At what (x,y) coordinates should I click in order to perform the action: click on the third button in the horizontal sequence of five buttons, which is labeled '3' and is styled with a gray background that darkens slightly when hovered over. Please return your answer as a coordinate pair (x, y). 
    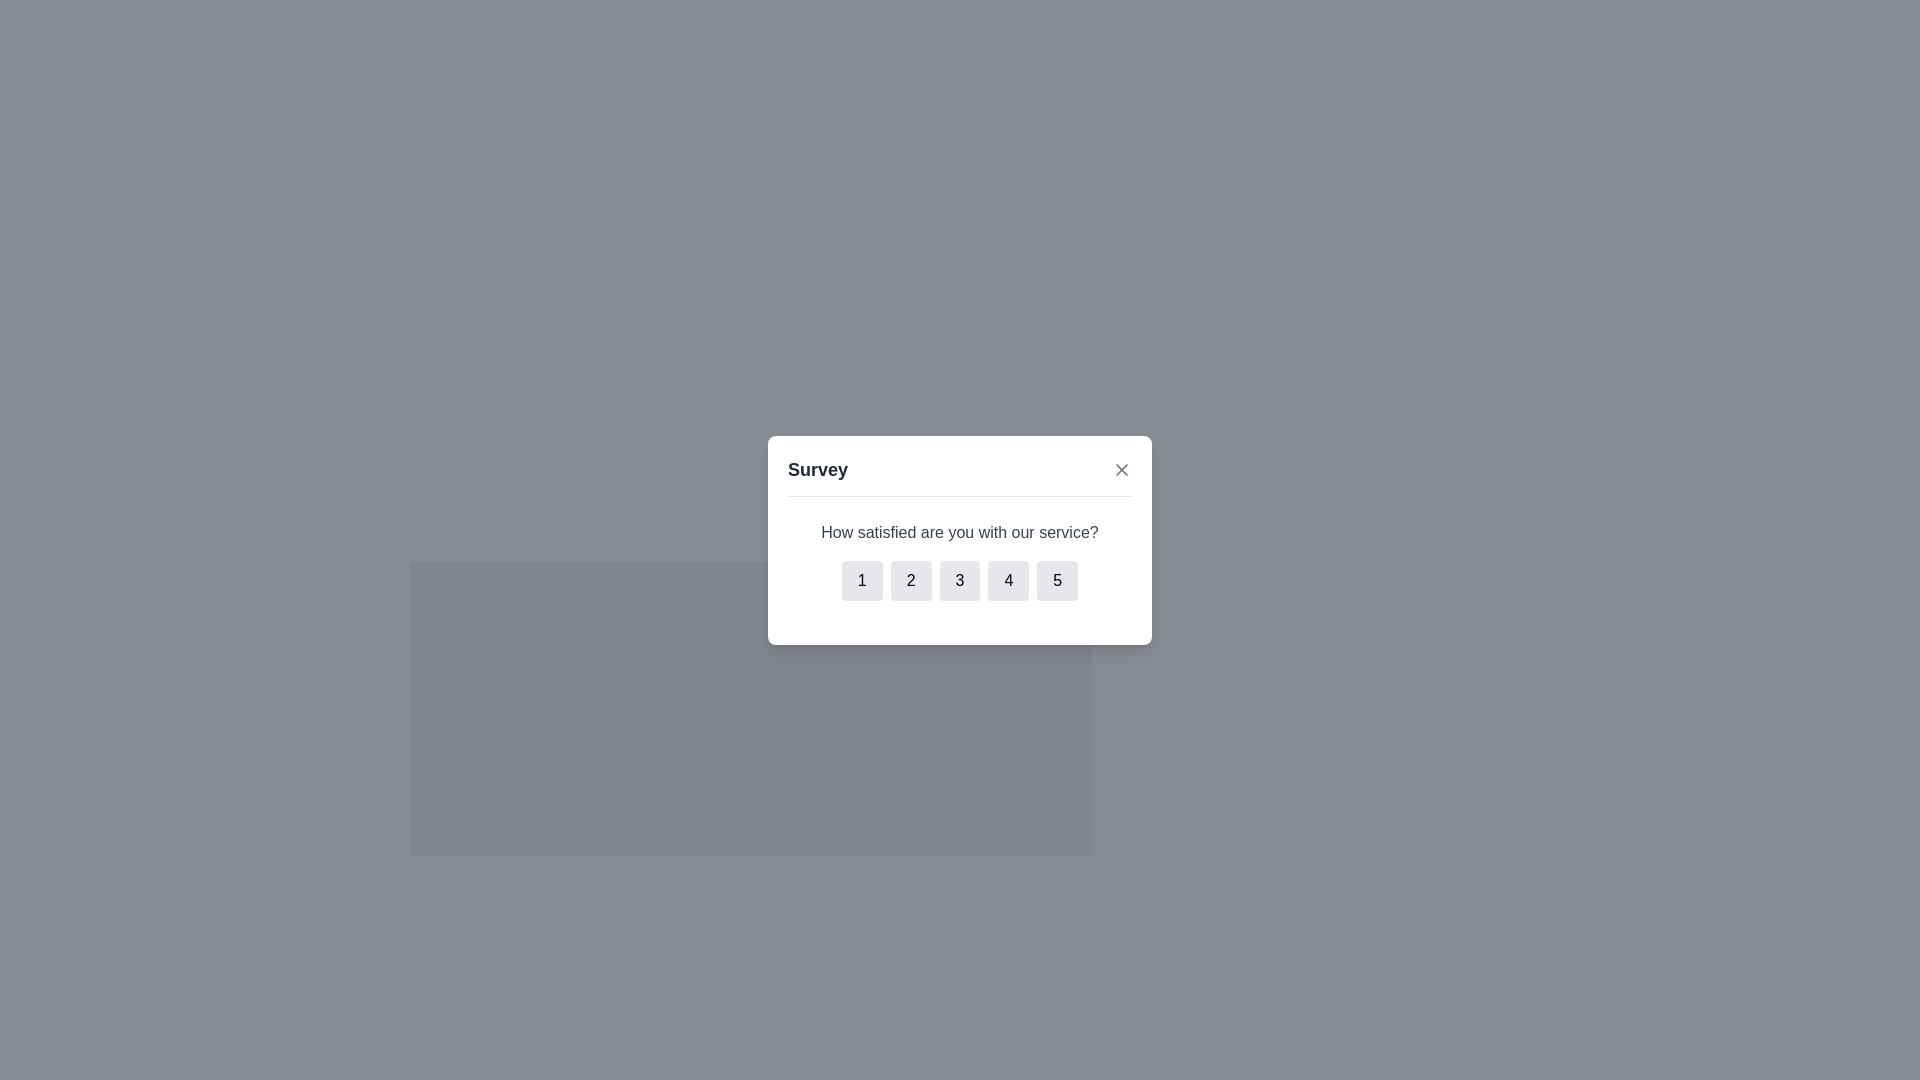
    Looking at the image, I should click on (960, 579).